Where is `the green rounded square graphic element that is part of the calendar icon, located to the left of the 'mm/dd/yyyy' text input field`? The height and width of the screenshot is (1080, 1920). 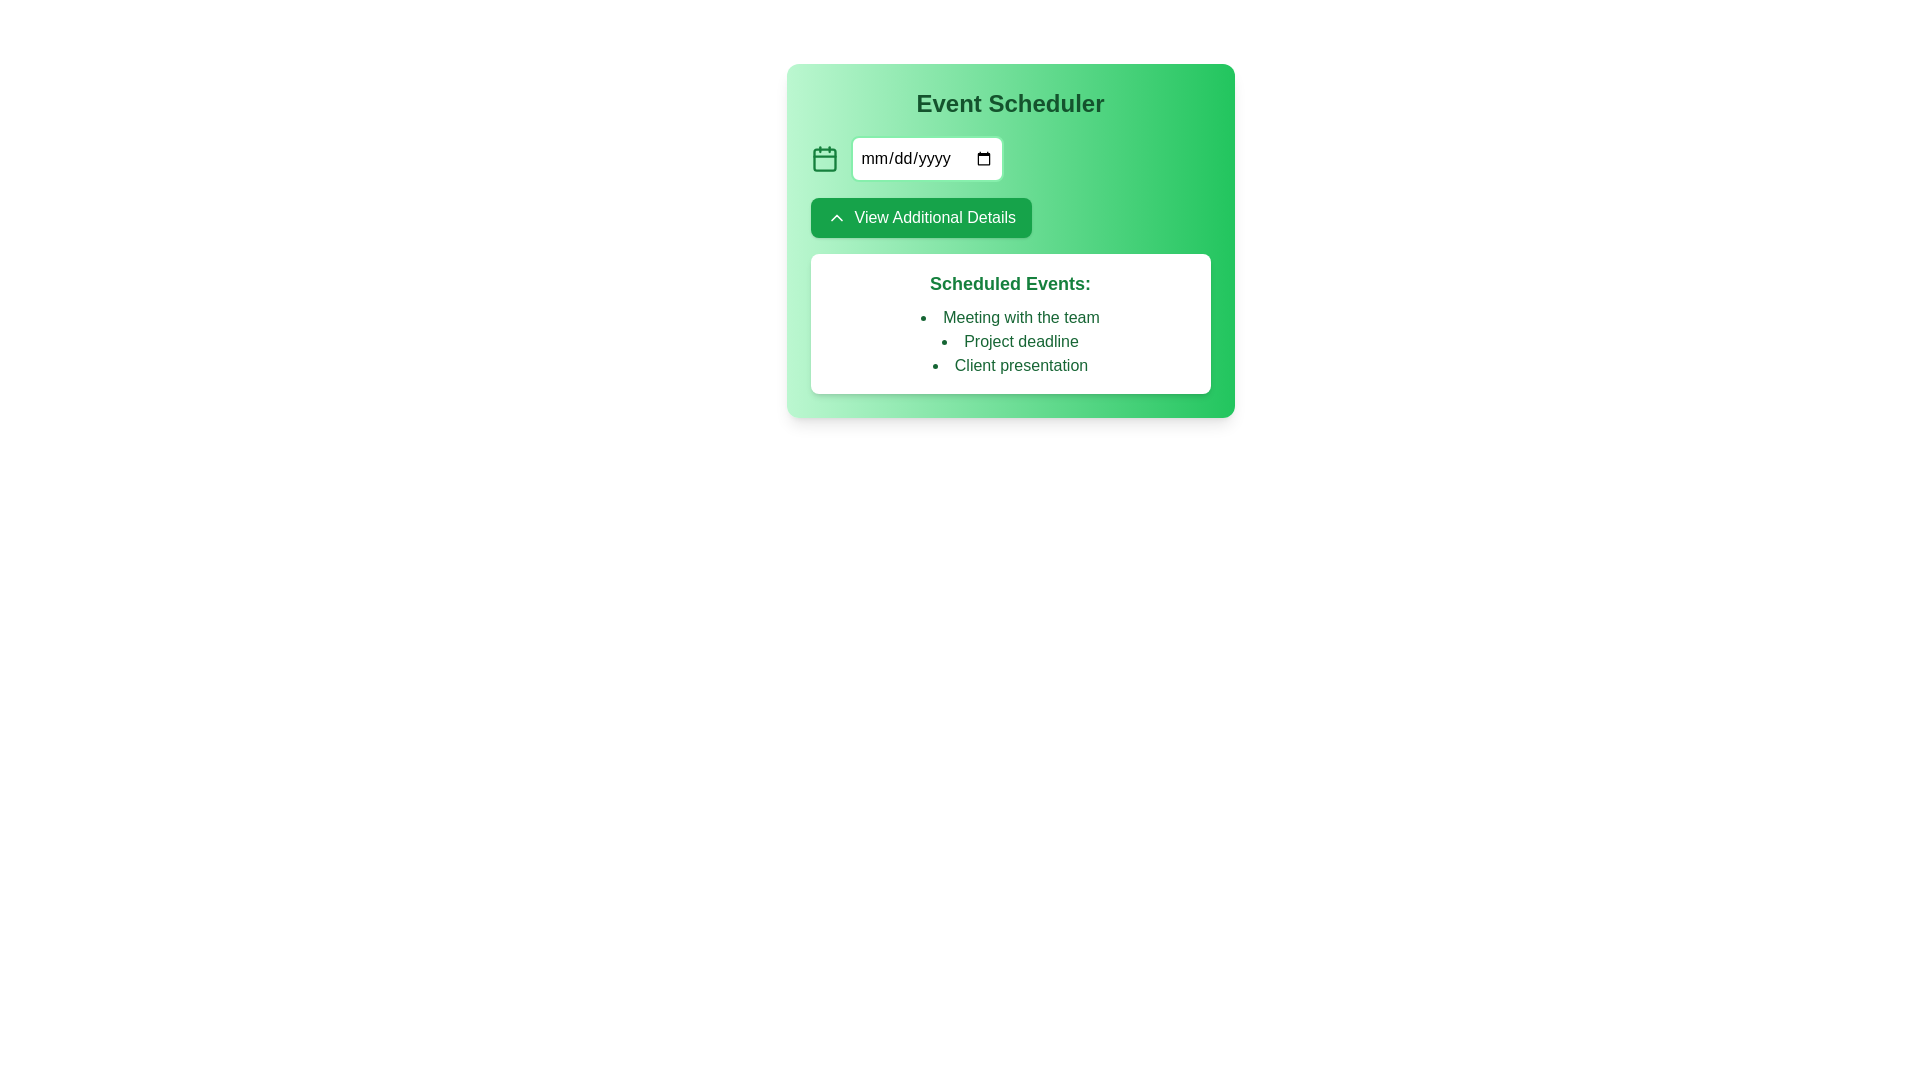 the green rounded square graphic element that is part of the calendar icon, located to the left of the 'mm/dd/yyyy' text input field is located at coordinates (824, 159).